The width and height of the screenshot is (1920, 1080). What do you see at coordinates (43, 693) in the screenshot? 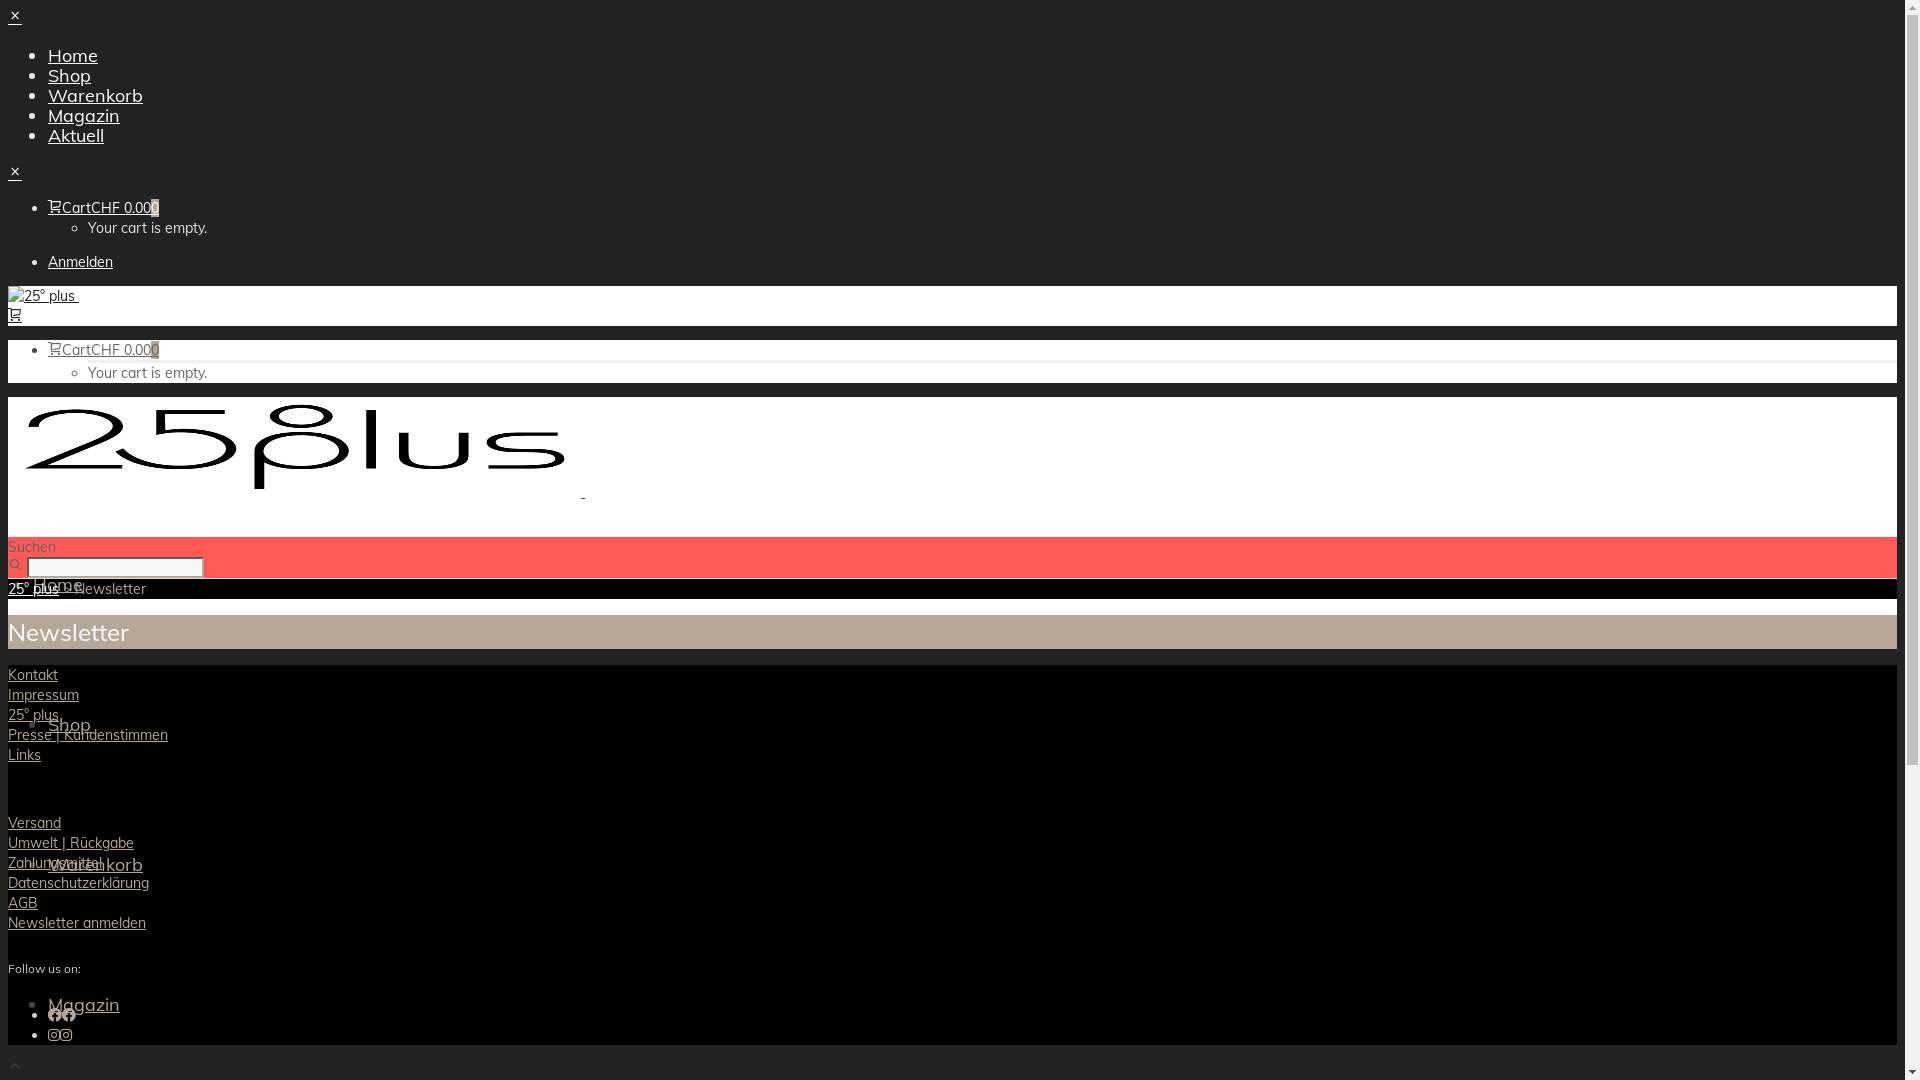
I see `'Impressum'` at bounding box center [43, 693].